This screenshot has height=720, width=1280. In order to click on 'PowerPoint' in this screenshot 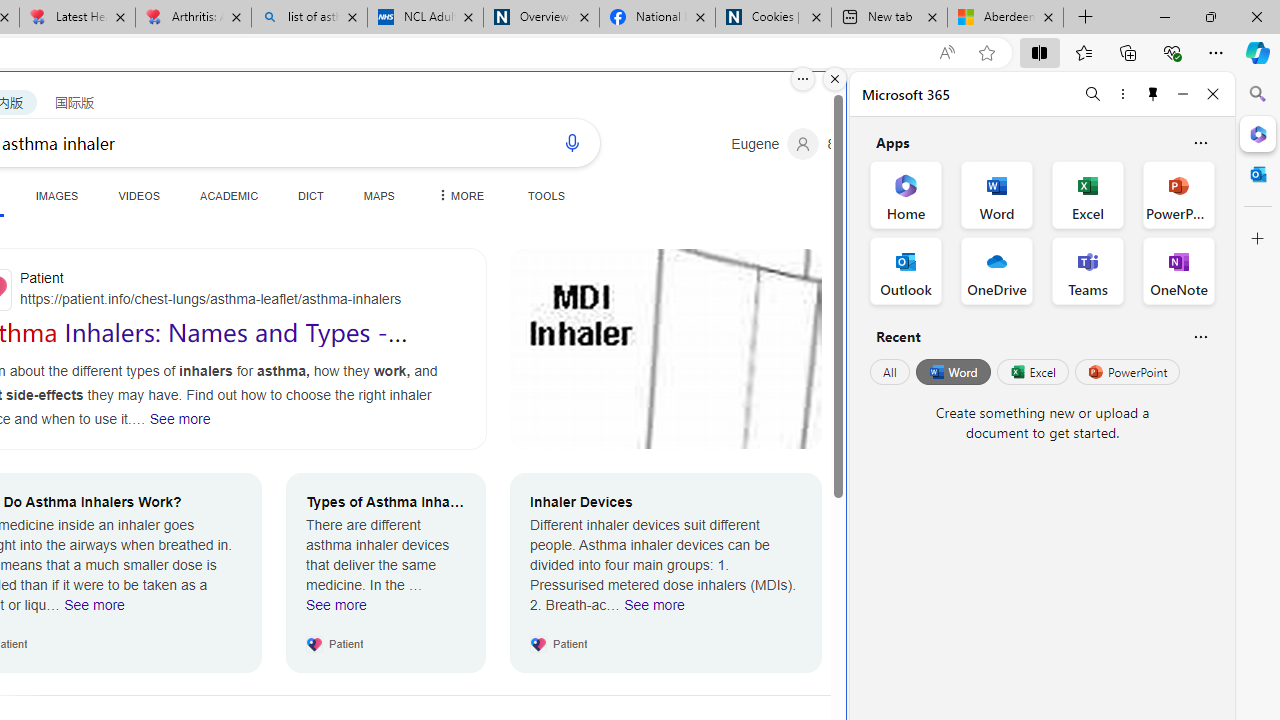, I will do `click(1127, 372)`.